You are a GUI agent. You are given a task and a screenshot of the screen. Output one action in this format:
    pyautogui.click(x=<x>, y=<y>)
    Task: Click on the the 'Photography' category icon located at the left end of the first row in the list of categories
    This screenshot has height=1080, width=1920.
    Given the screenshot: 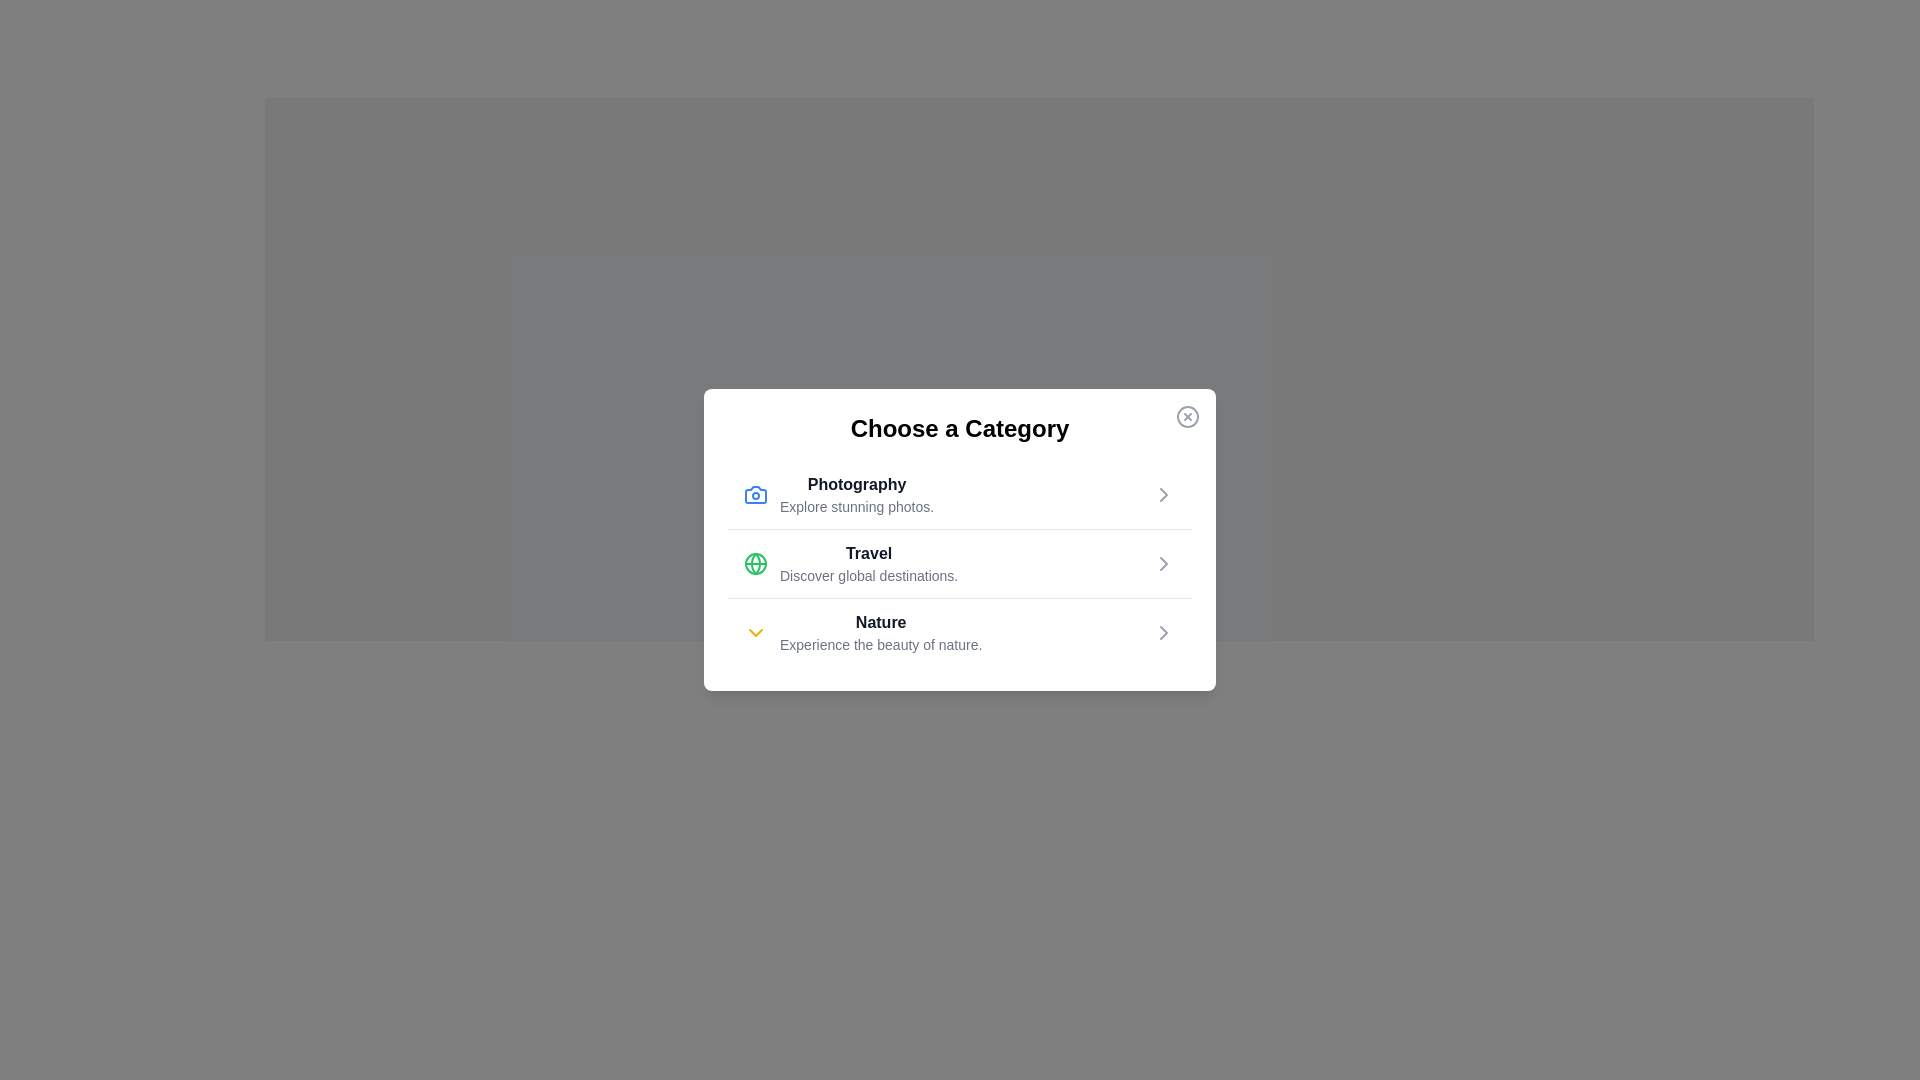 What is the action you would take?
    pyautogui.click(x=754, y=494)
    